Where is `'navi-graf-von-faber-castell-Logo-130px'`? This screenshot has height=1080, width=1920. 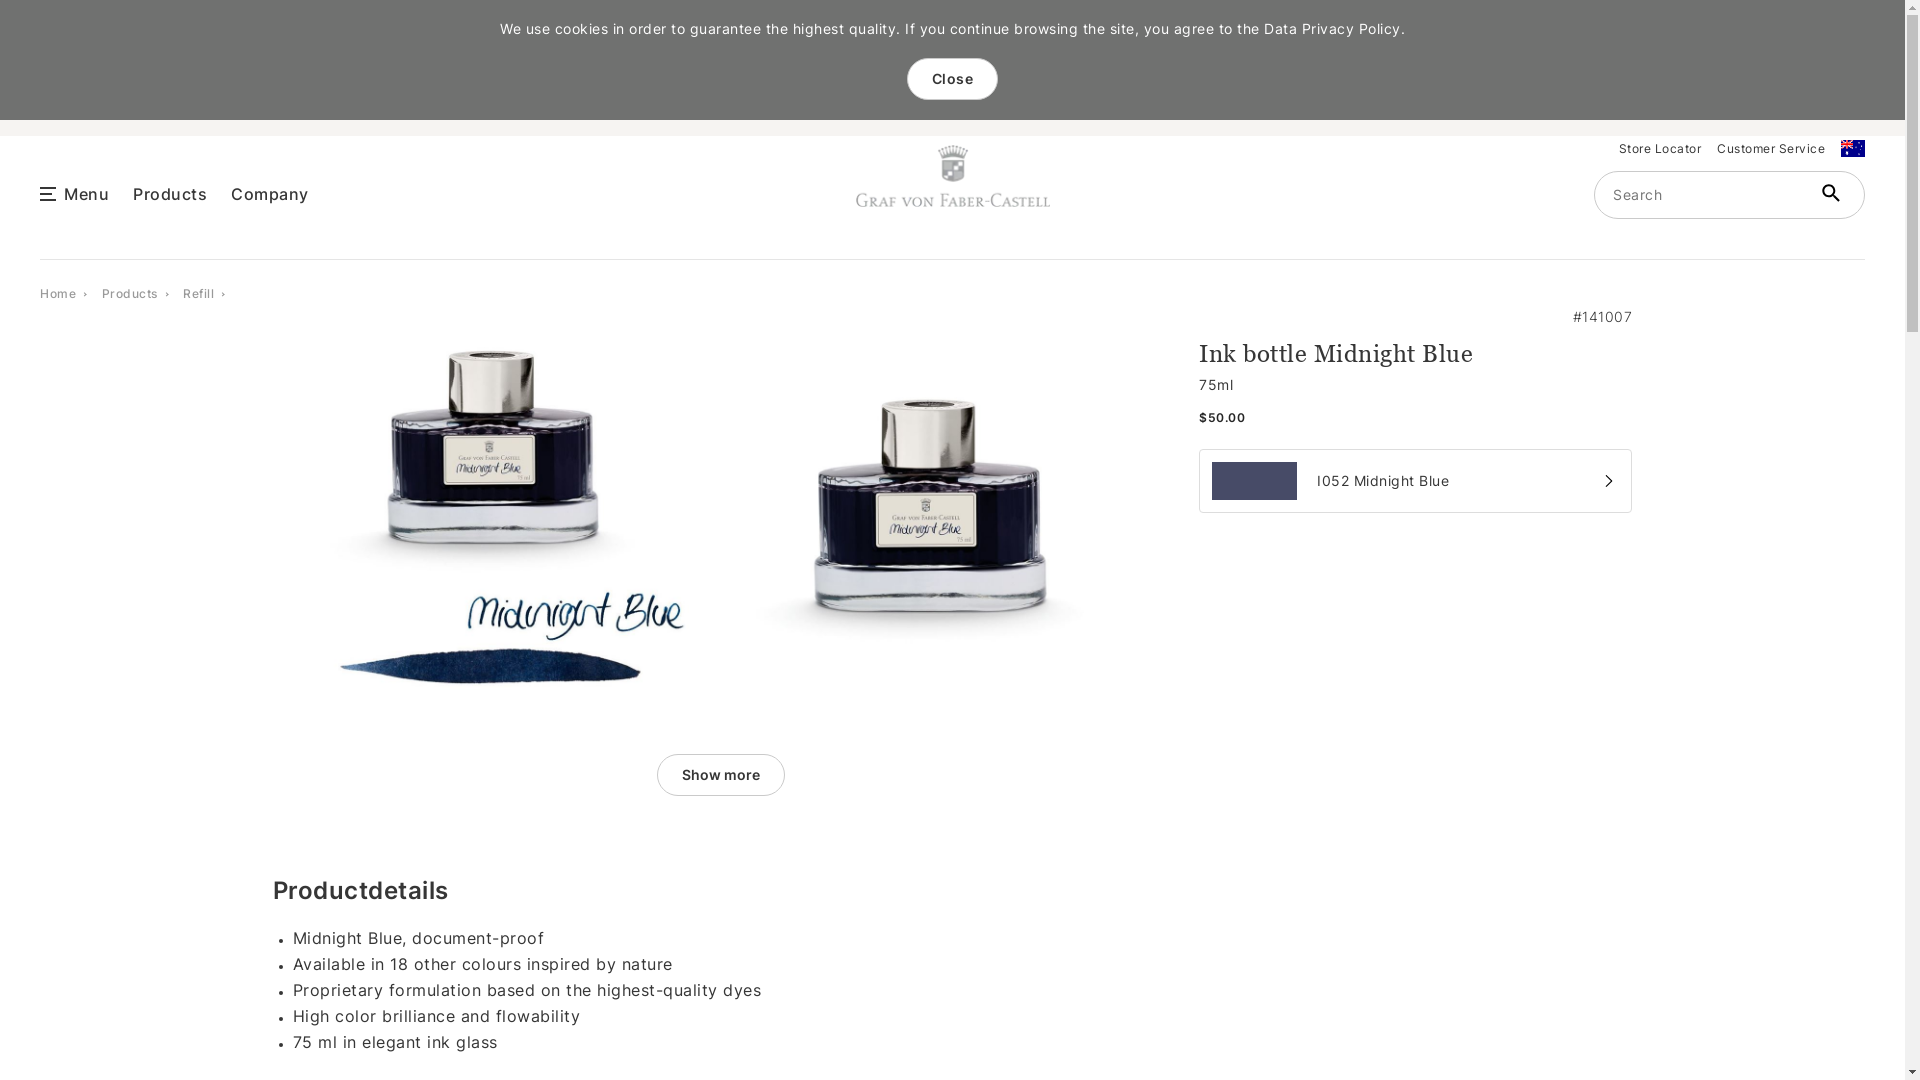
'navi-graf-von-faber-castell-Logo-130px' is located at coordinates (952, 175).